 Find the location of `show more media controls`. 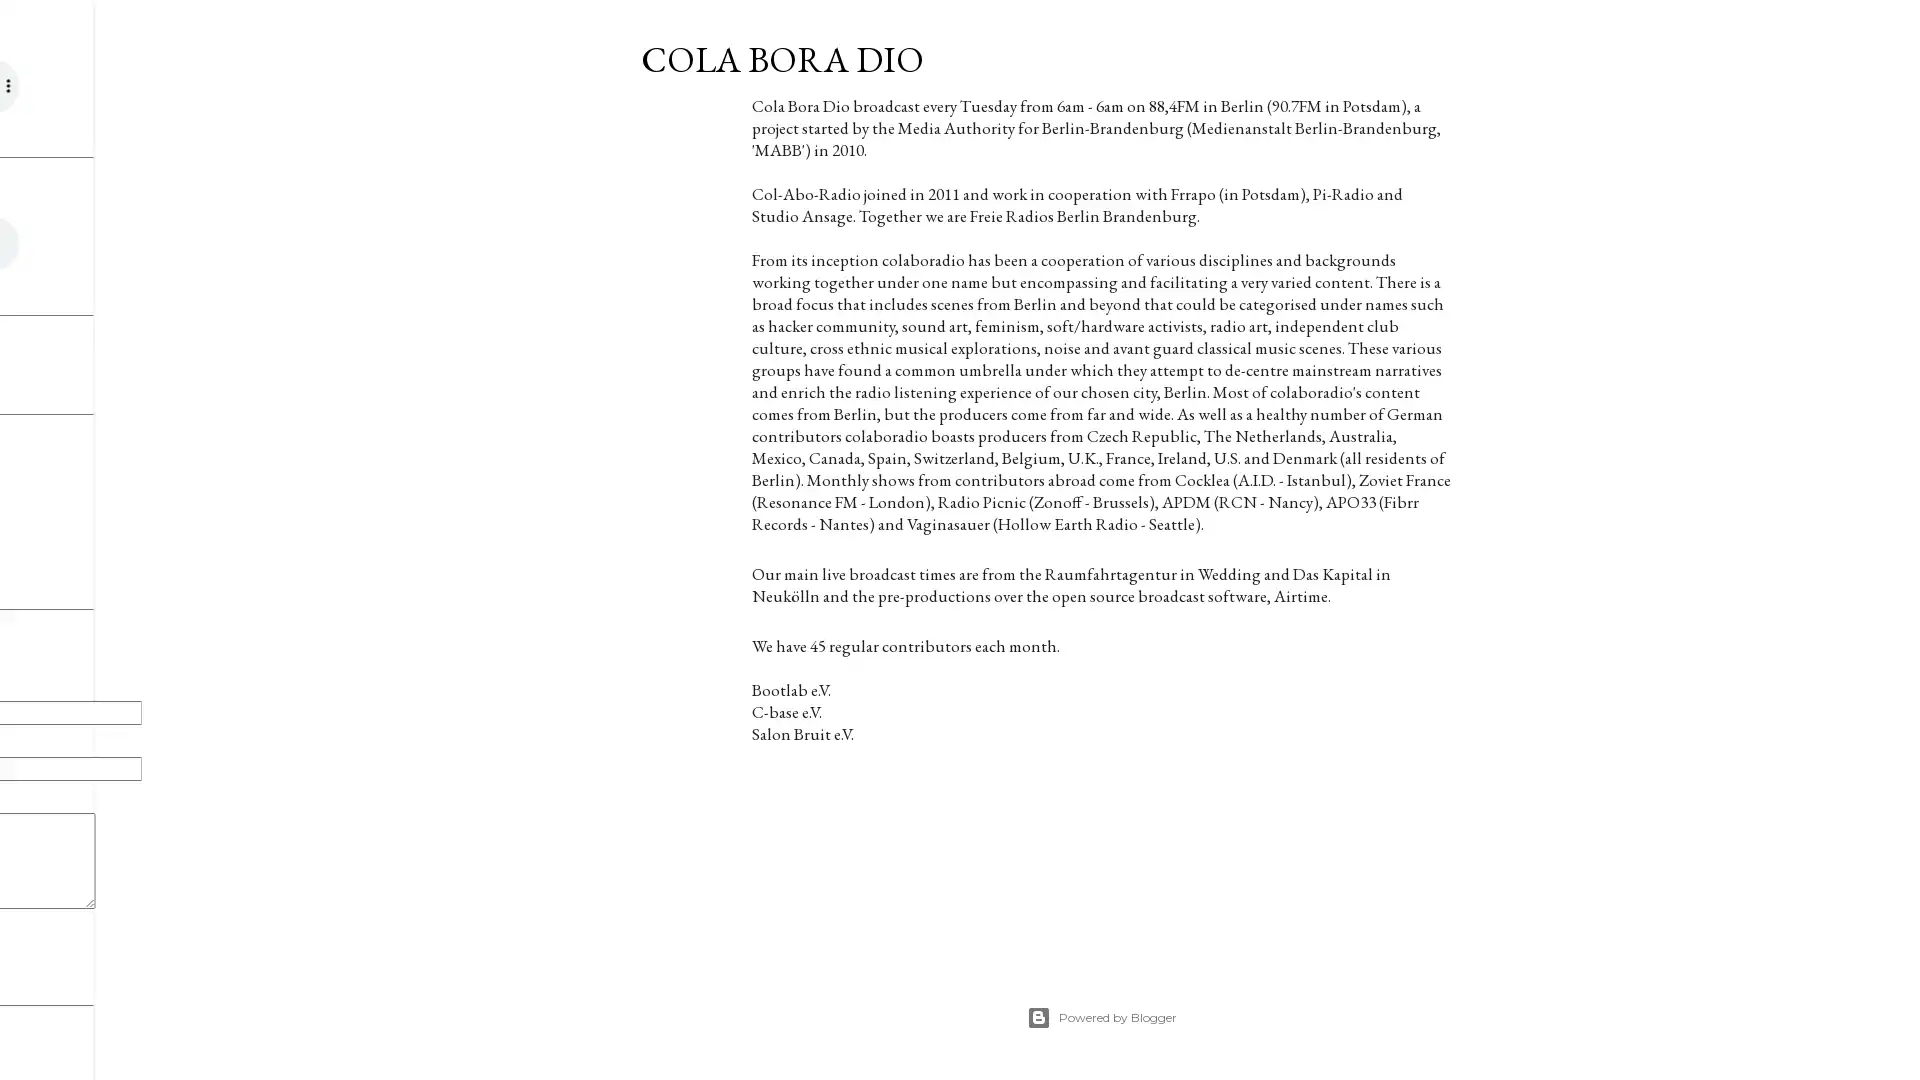

show more media controls is located at coordinates (183, 242).